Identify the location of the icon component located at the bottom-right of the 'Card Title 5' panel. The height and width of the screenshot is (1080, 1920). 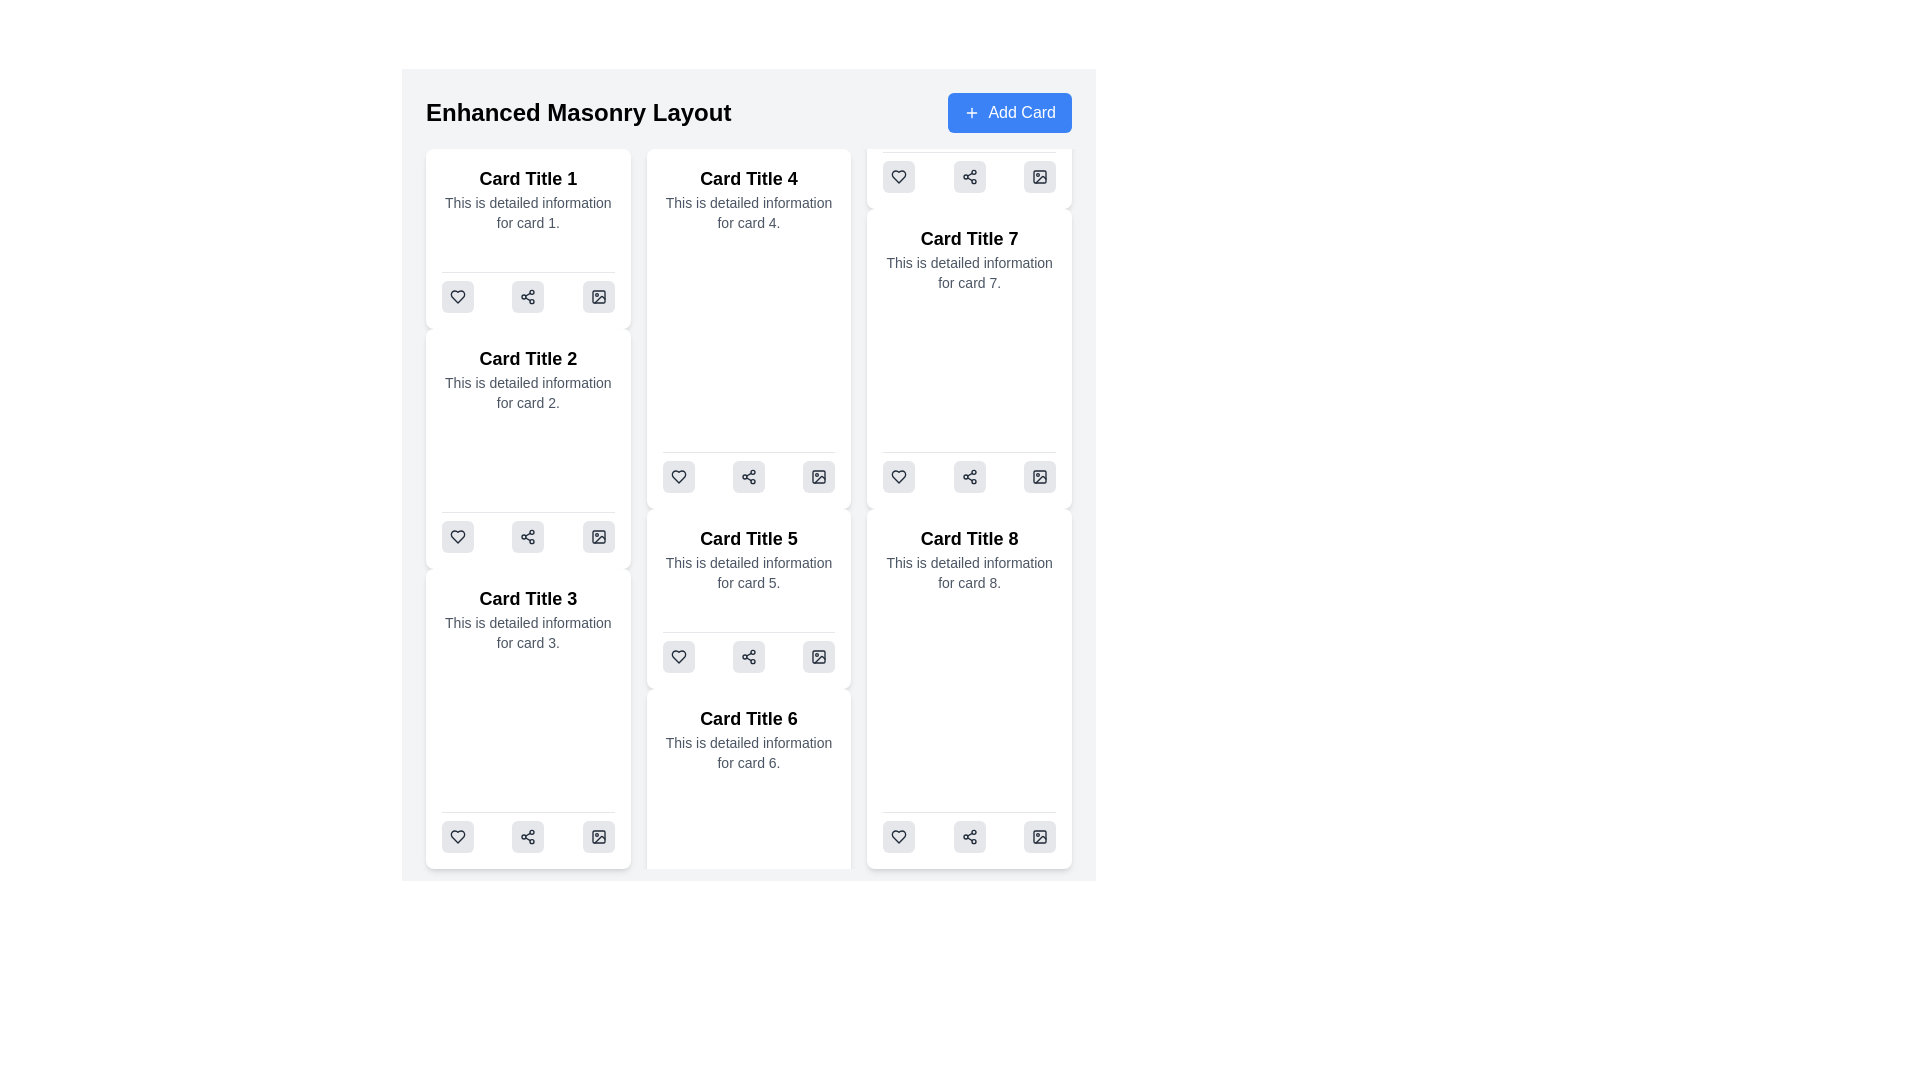
(819, 656).